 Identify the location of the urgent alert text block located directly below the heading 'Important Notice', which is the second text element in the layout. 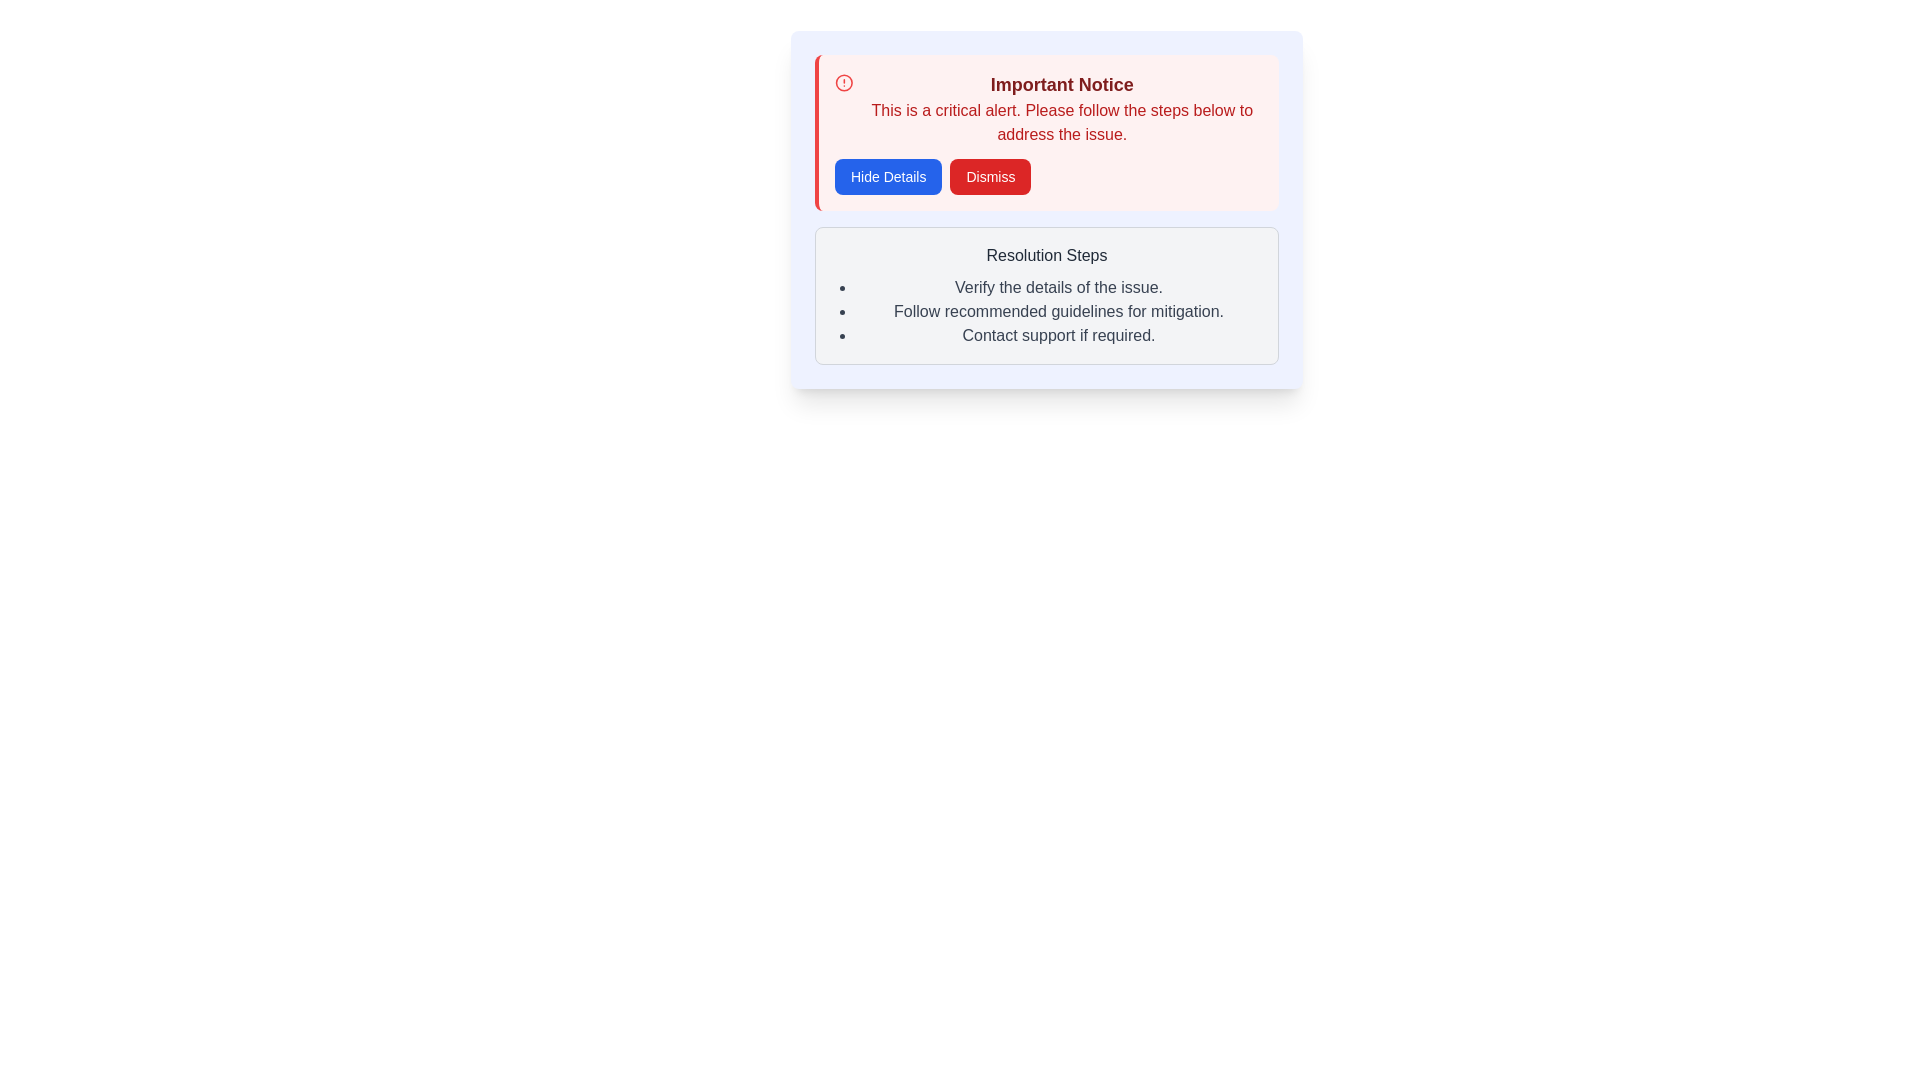
(1061, 123).